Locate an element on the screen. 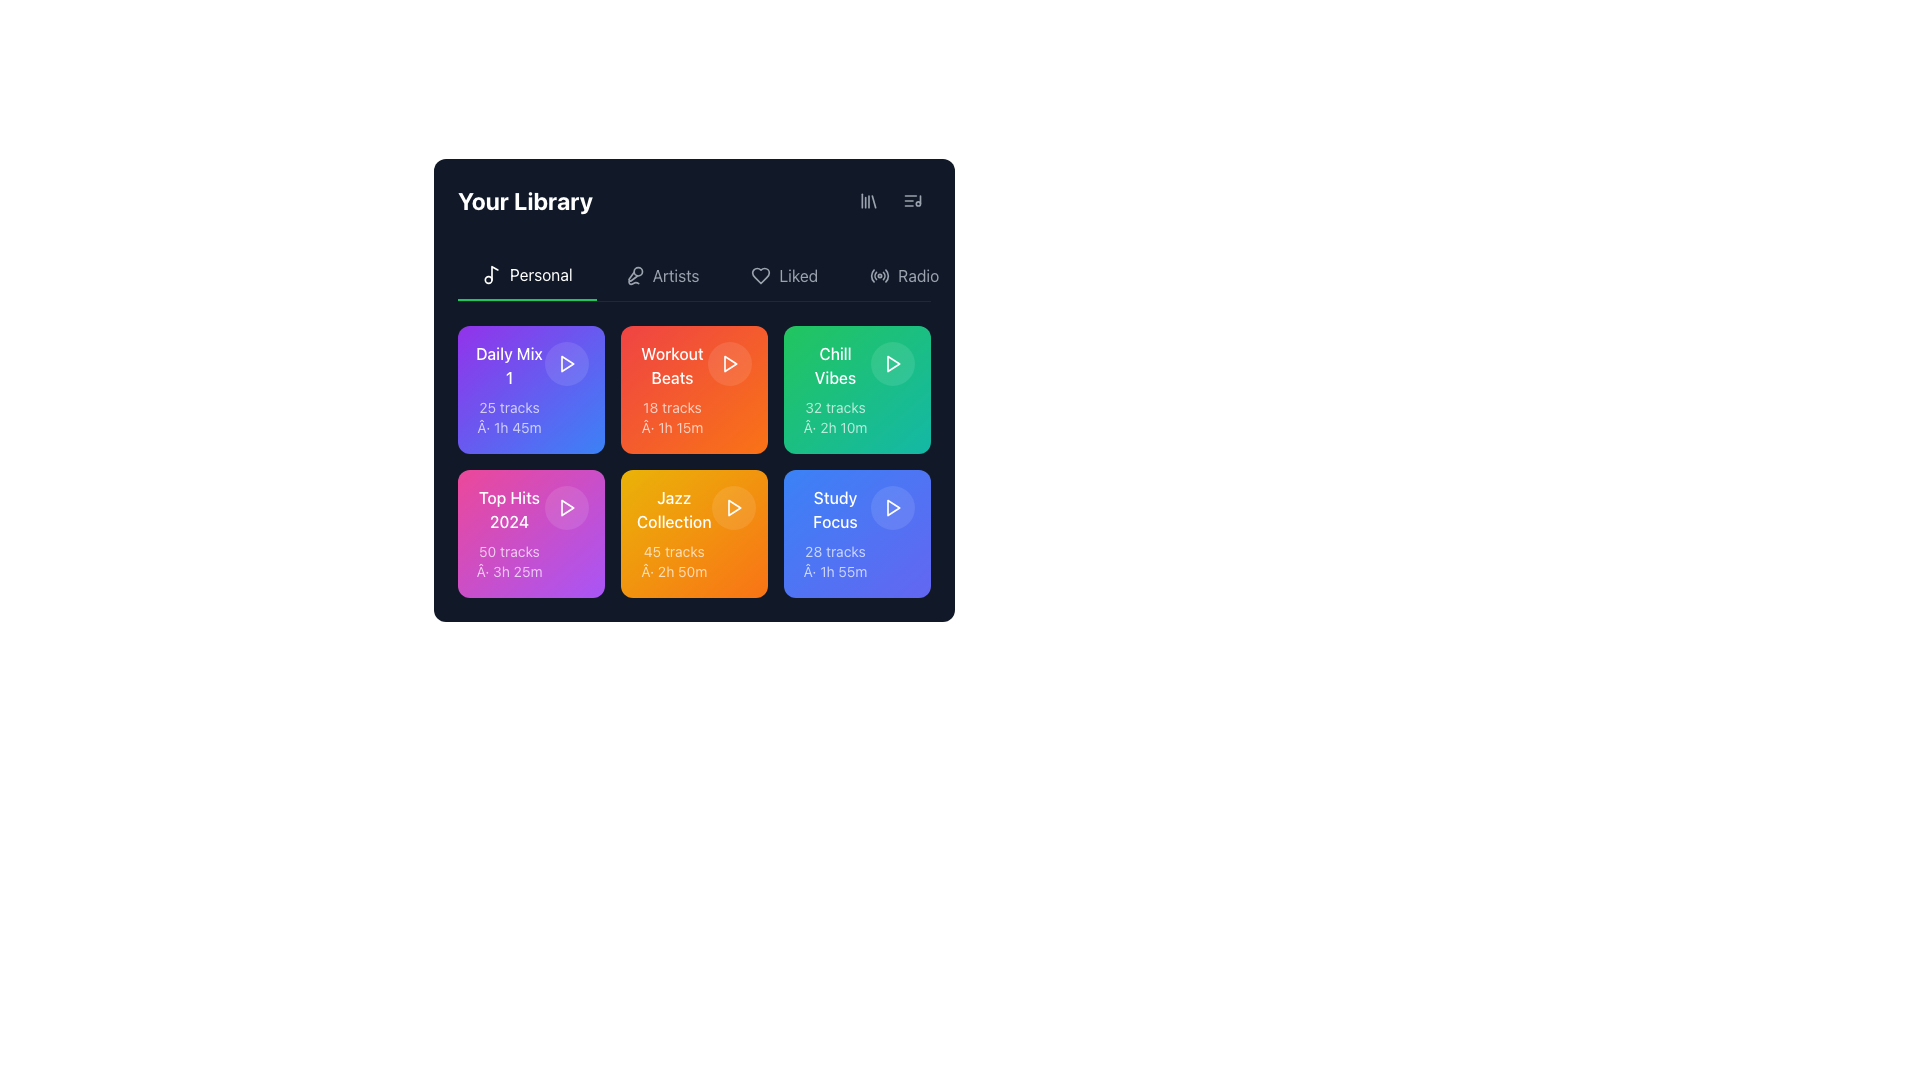 Image resolution: width=1920 pixels, height=1080 pixels. the Text label located at the bottom of the 'Jazz Collection' card, which summarizes the number of tracks and total duration of the playlist is located at coordinates (674, 562).